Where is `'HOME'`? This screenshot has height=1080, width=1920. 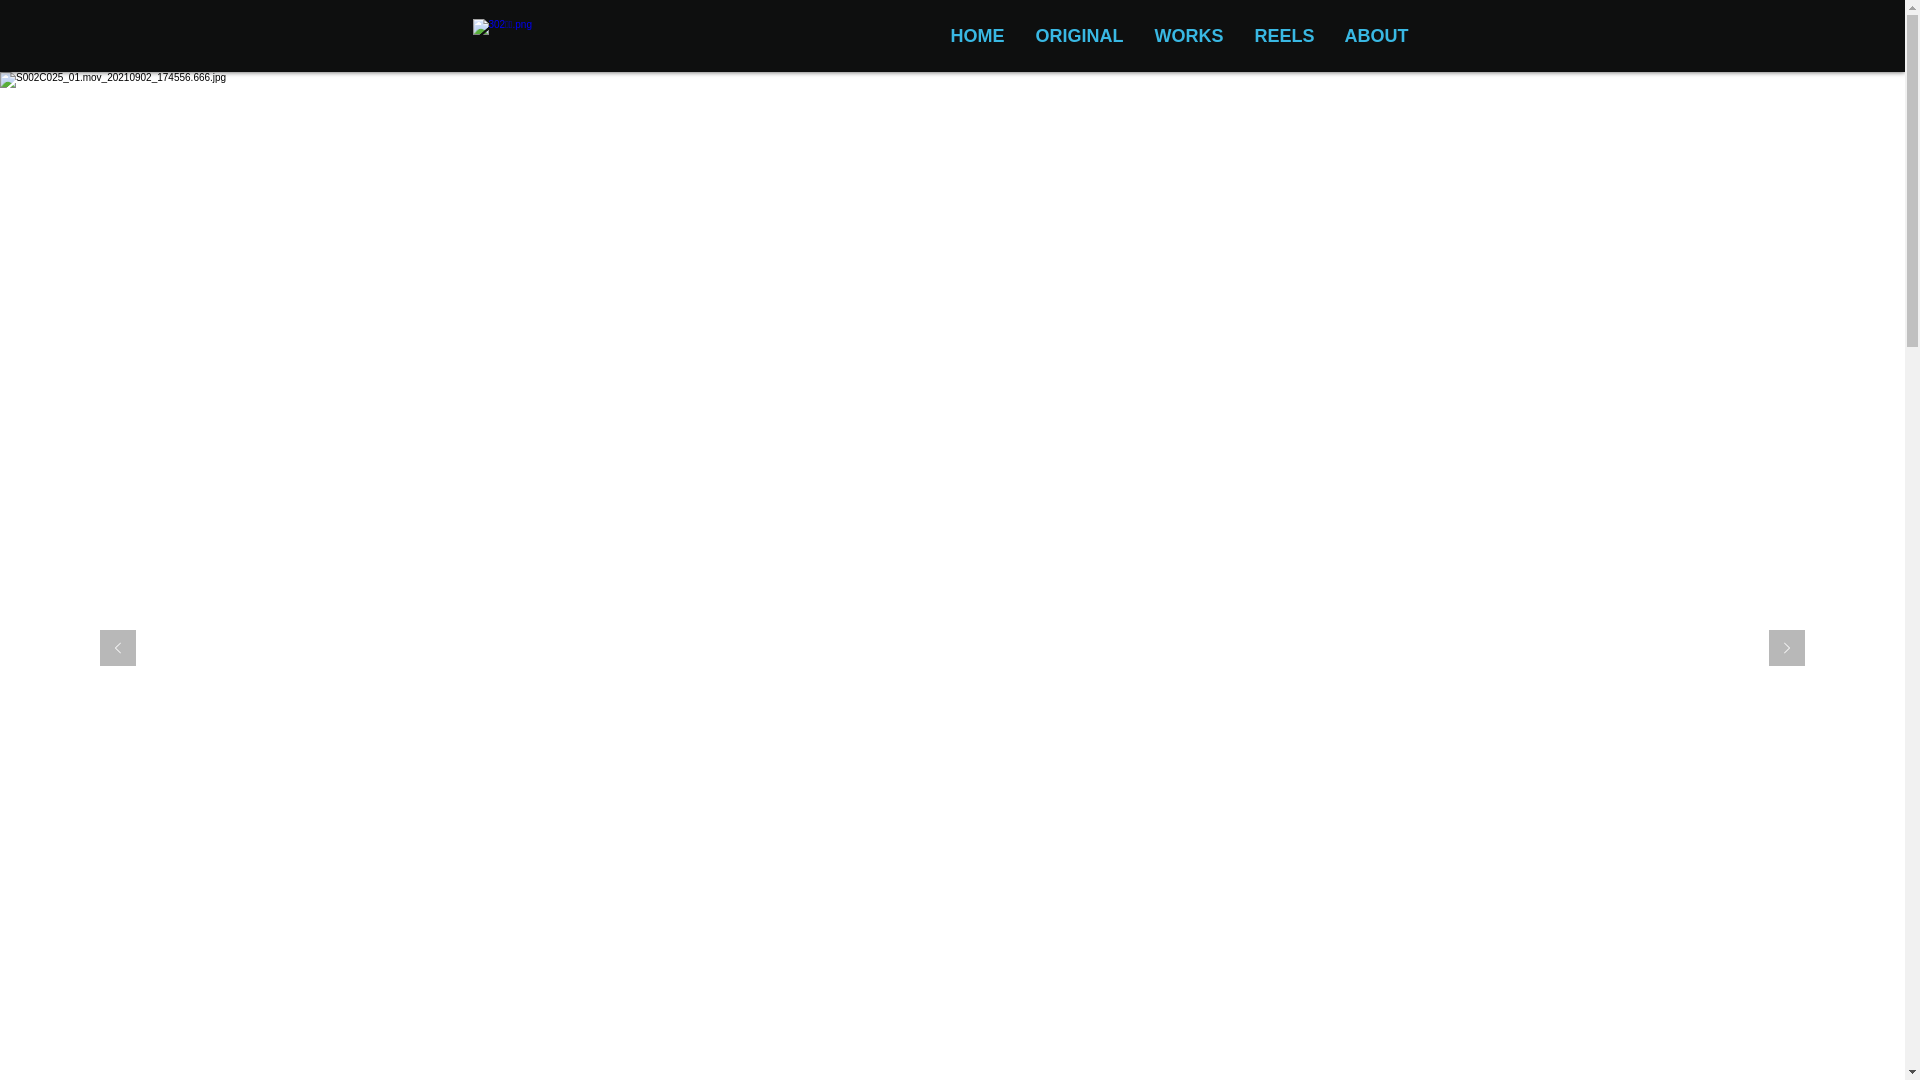
'HOME' is located at coordinates (976, 36).